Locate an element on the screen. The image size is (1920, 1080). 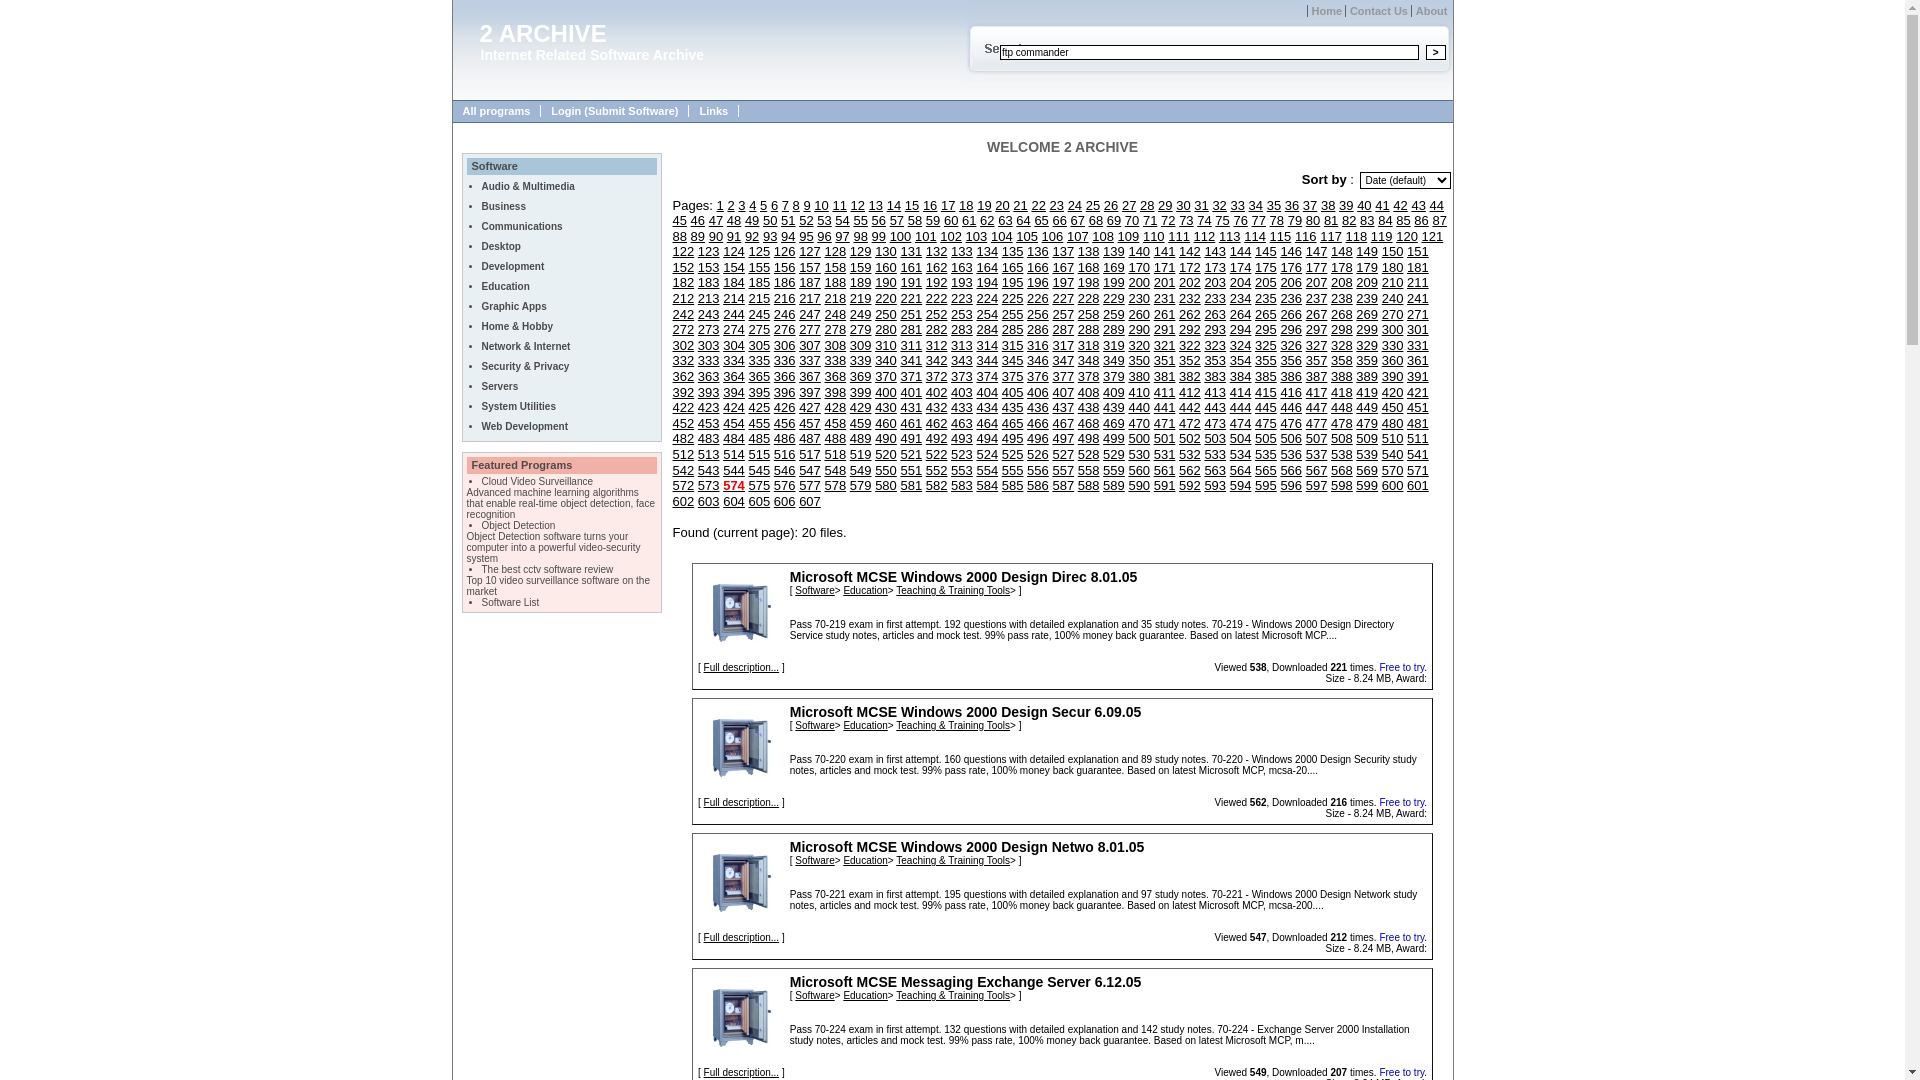
'563' is located at coordinates (1203, 470).